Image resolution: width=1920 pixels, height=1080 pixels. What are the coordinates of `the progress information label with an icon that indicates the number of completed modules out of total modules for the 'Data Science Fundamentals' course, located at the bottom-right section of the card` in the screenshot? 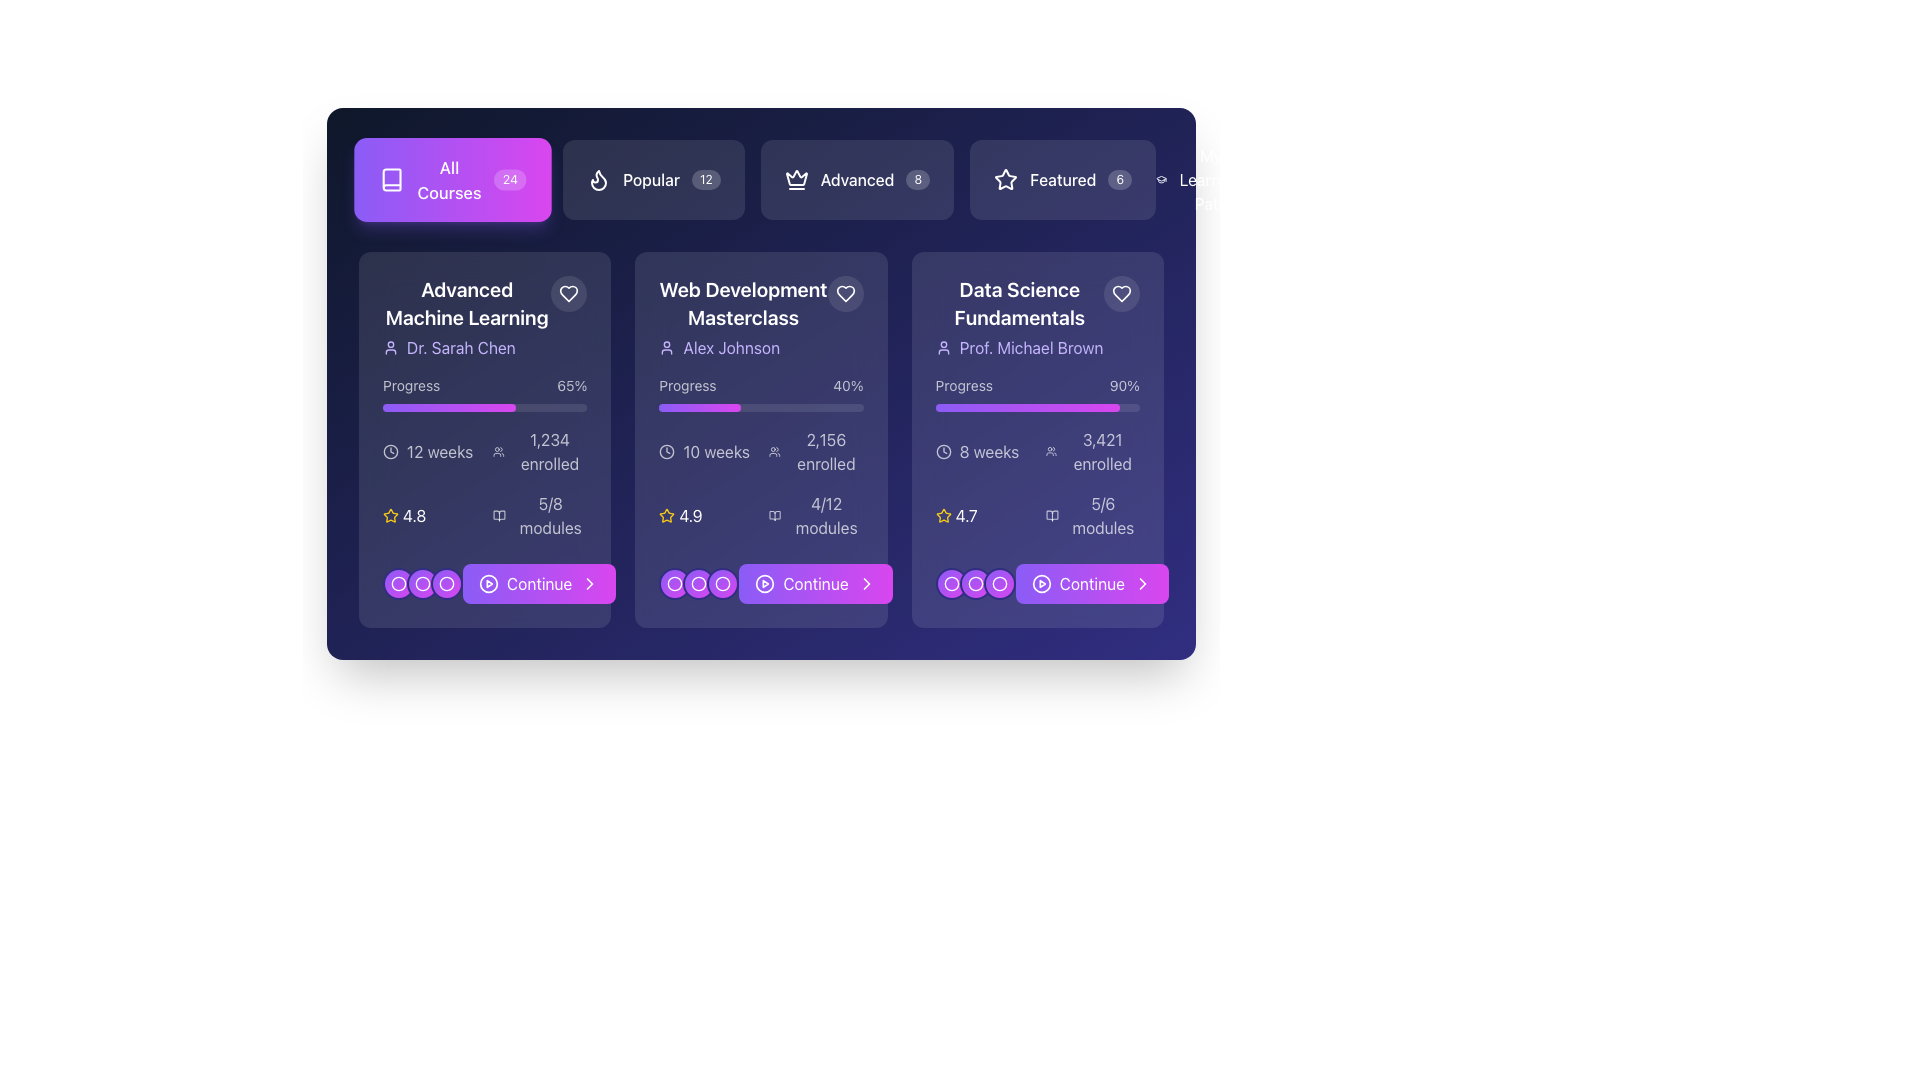 It's located at (1091, 515).